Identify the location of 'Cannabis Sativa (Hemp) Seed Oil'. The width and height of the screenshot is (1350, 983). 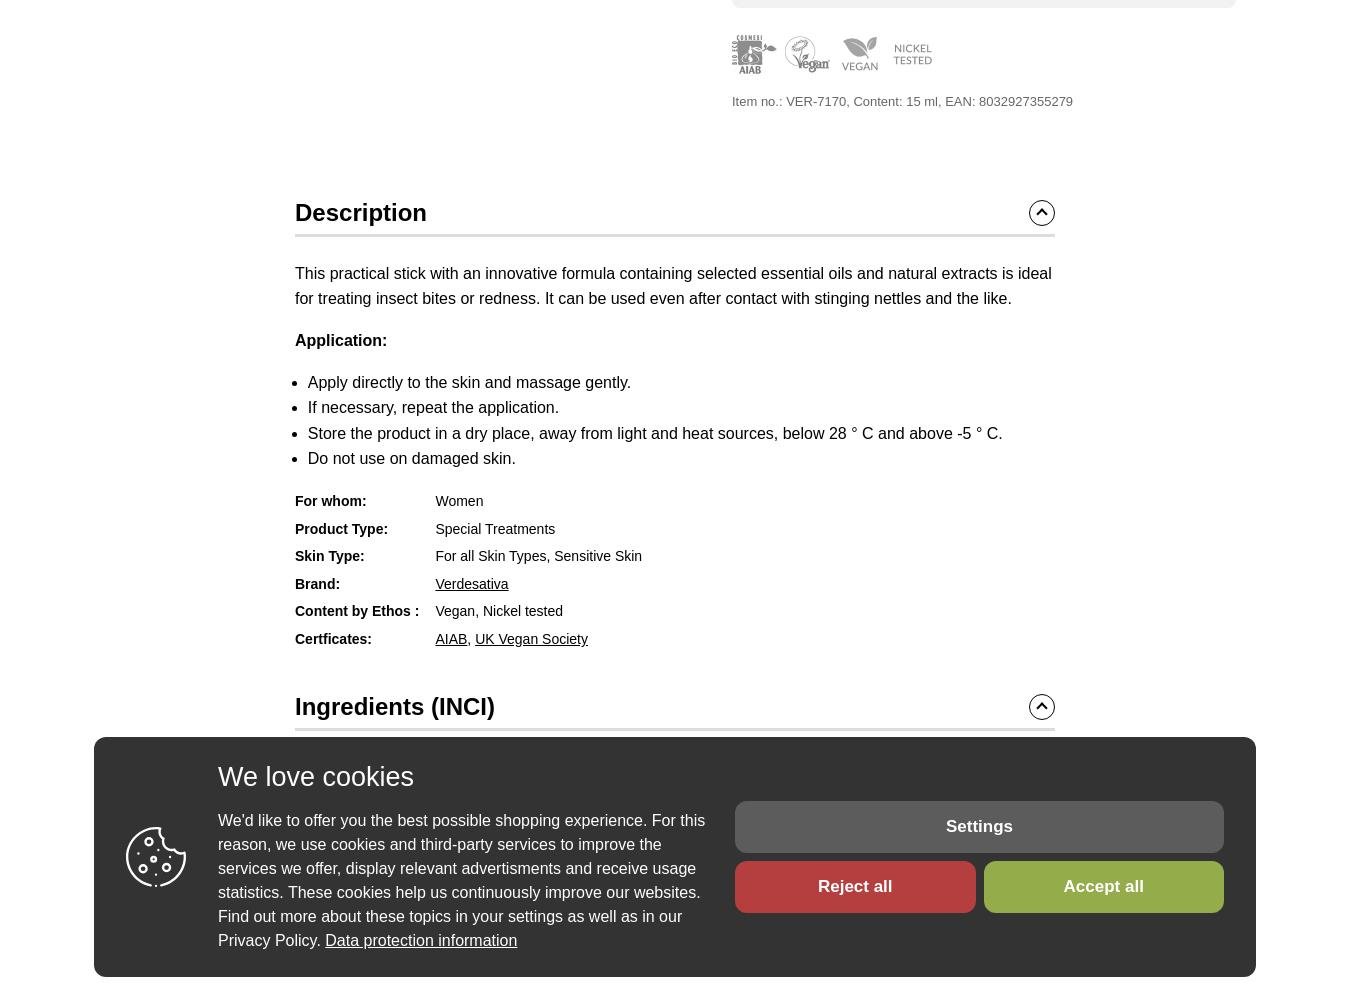
(650, 797).